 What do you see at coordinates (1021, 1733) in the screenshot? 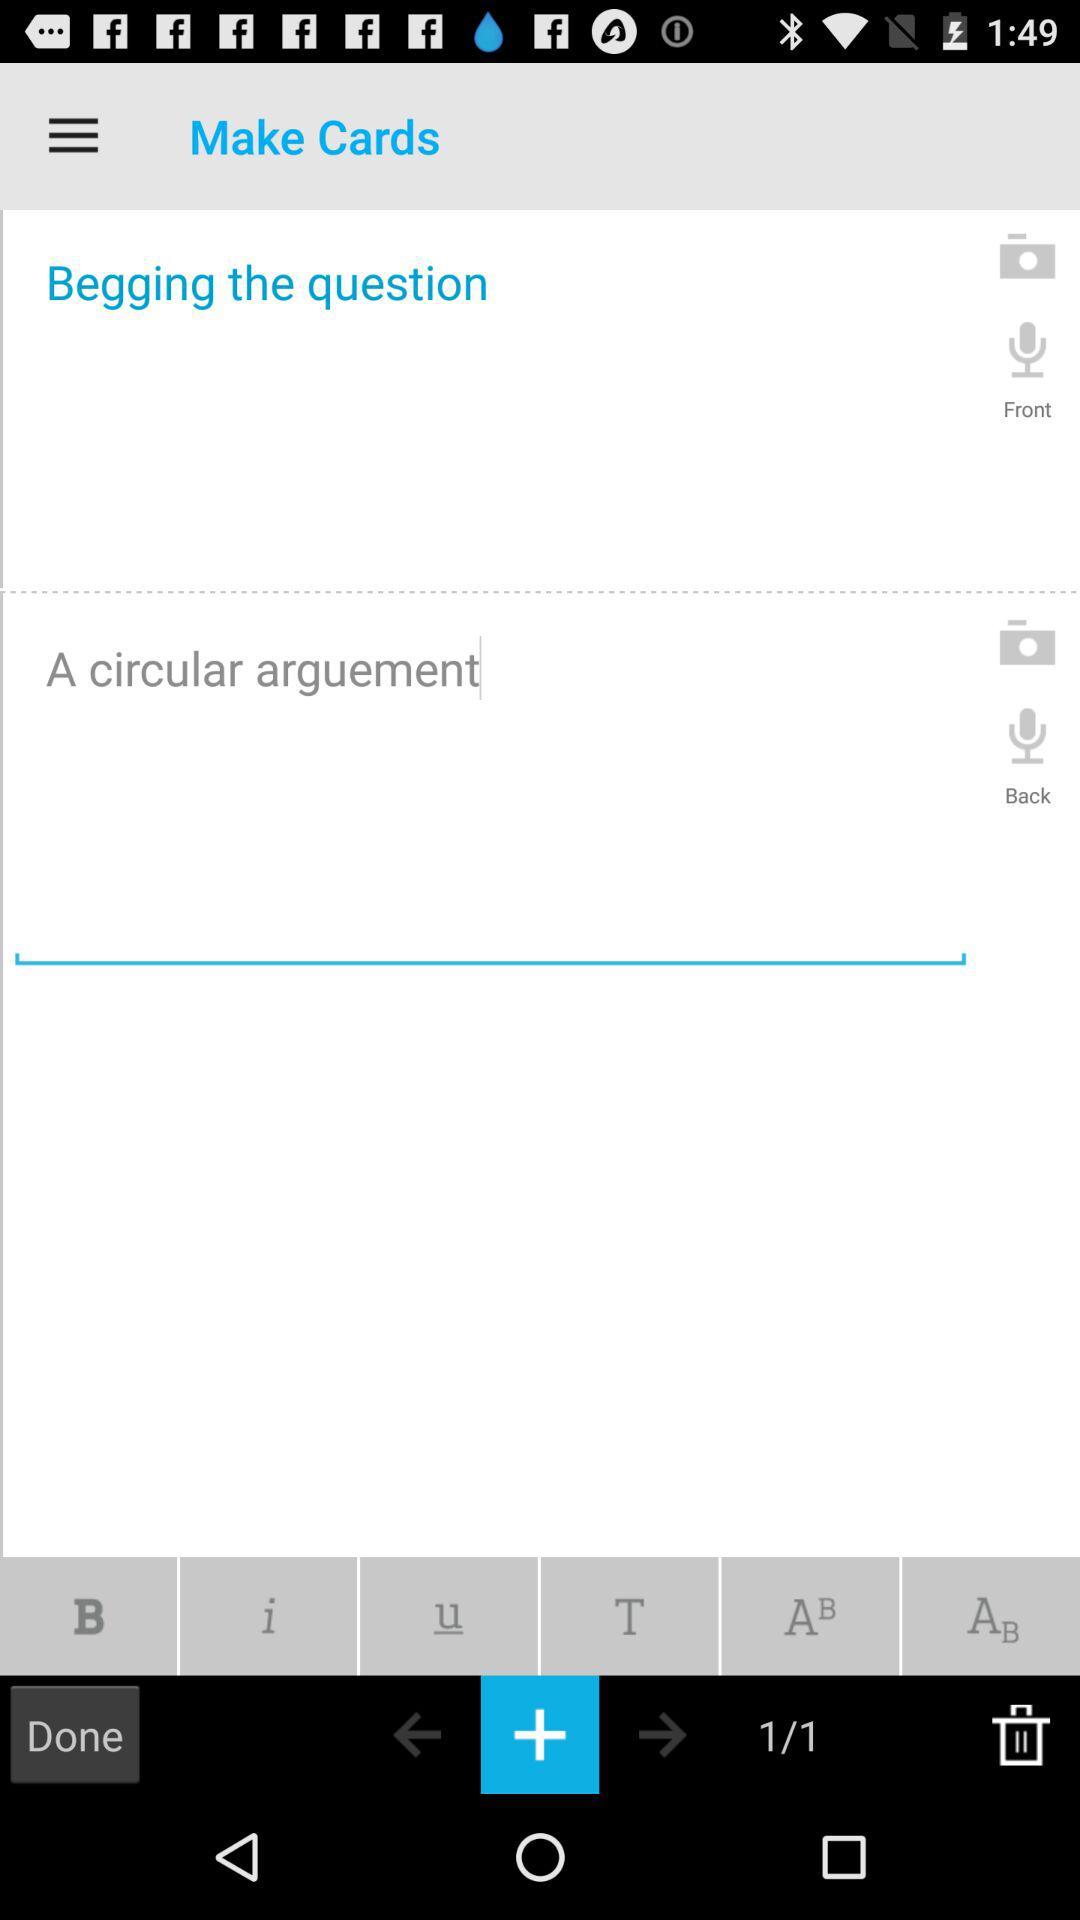
I see `the bin icon which is bottom right hand side of the page` at bounding box center [1021, 1733].